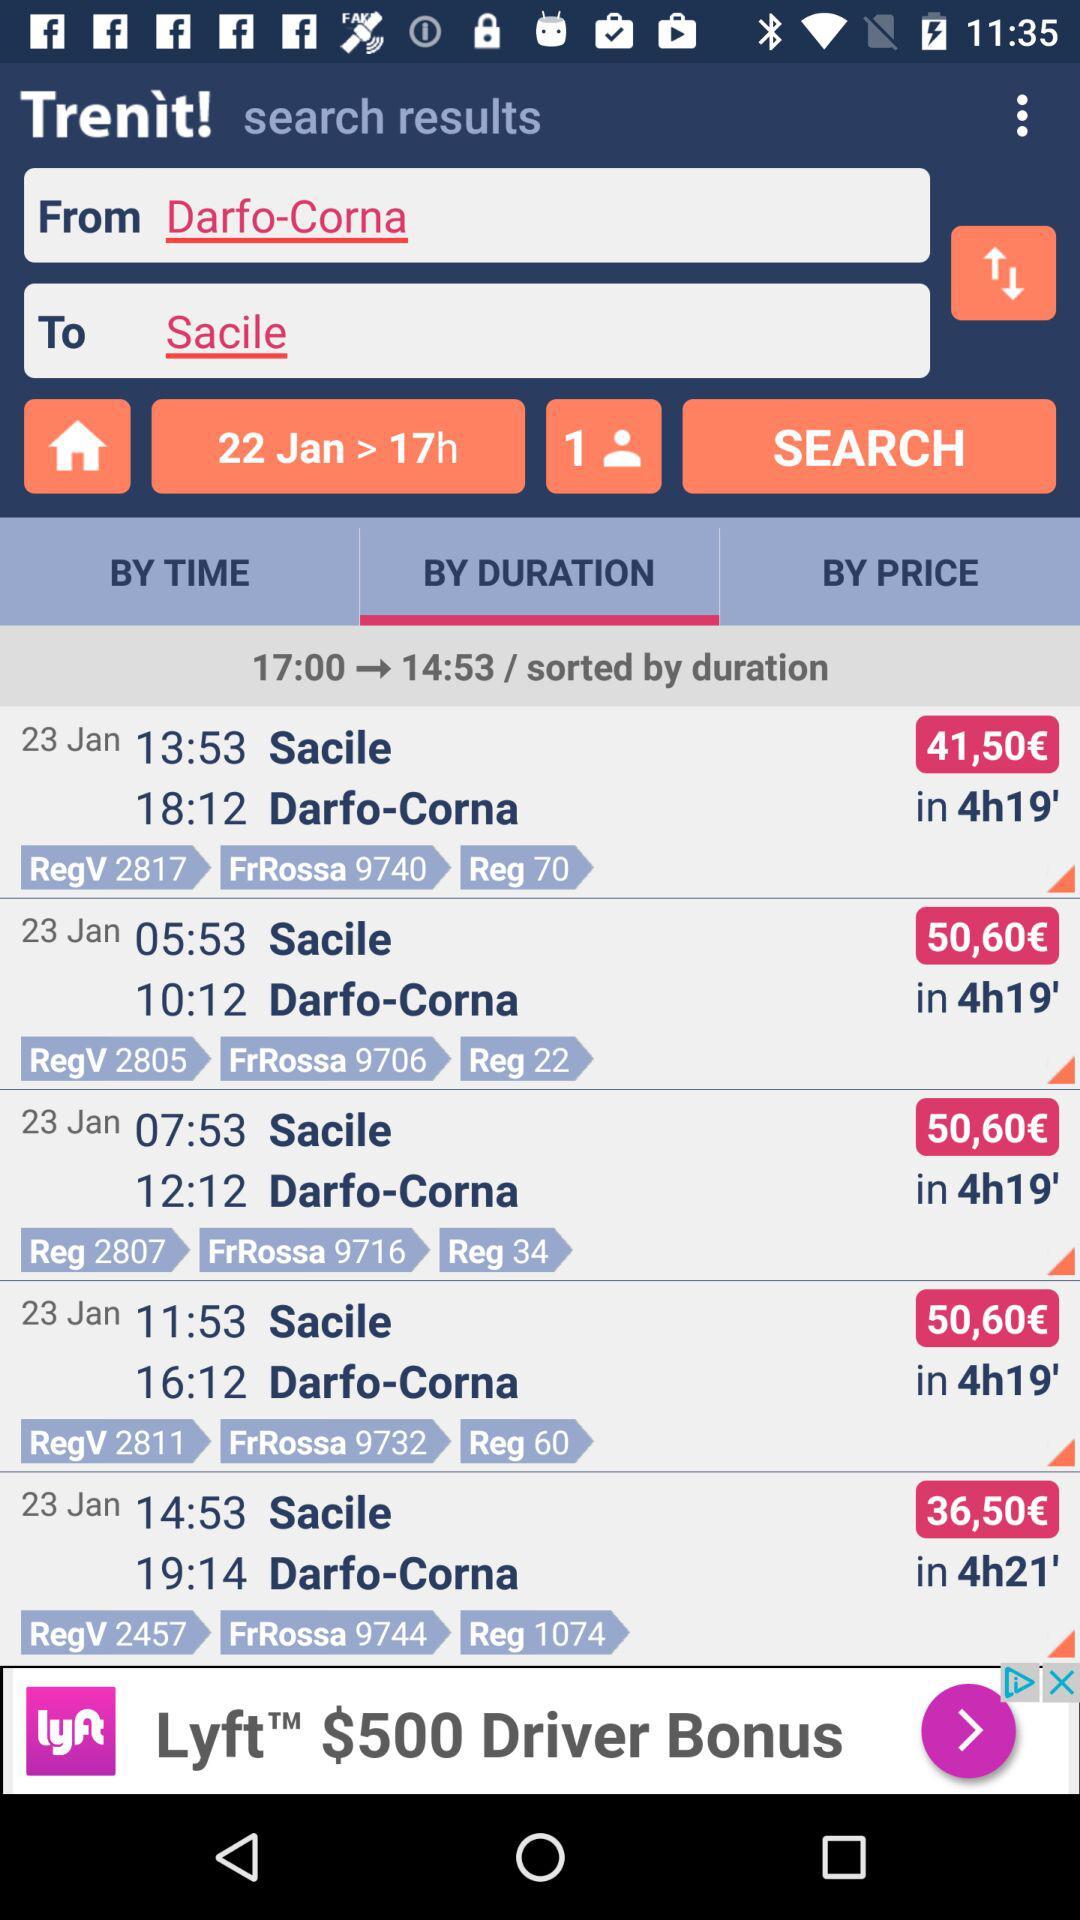  What do you see at coordinates (1003, 272) in the screenshot?
I see `the swap icon` at bounding box center [1003, 272].